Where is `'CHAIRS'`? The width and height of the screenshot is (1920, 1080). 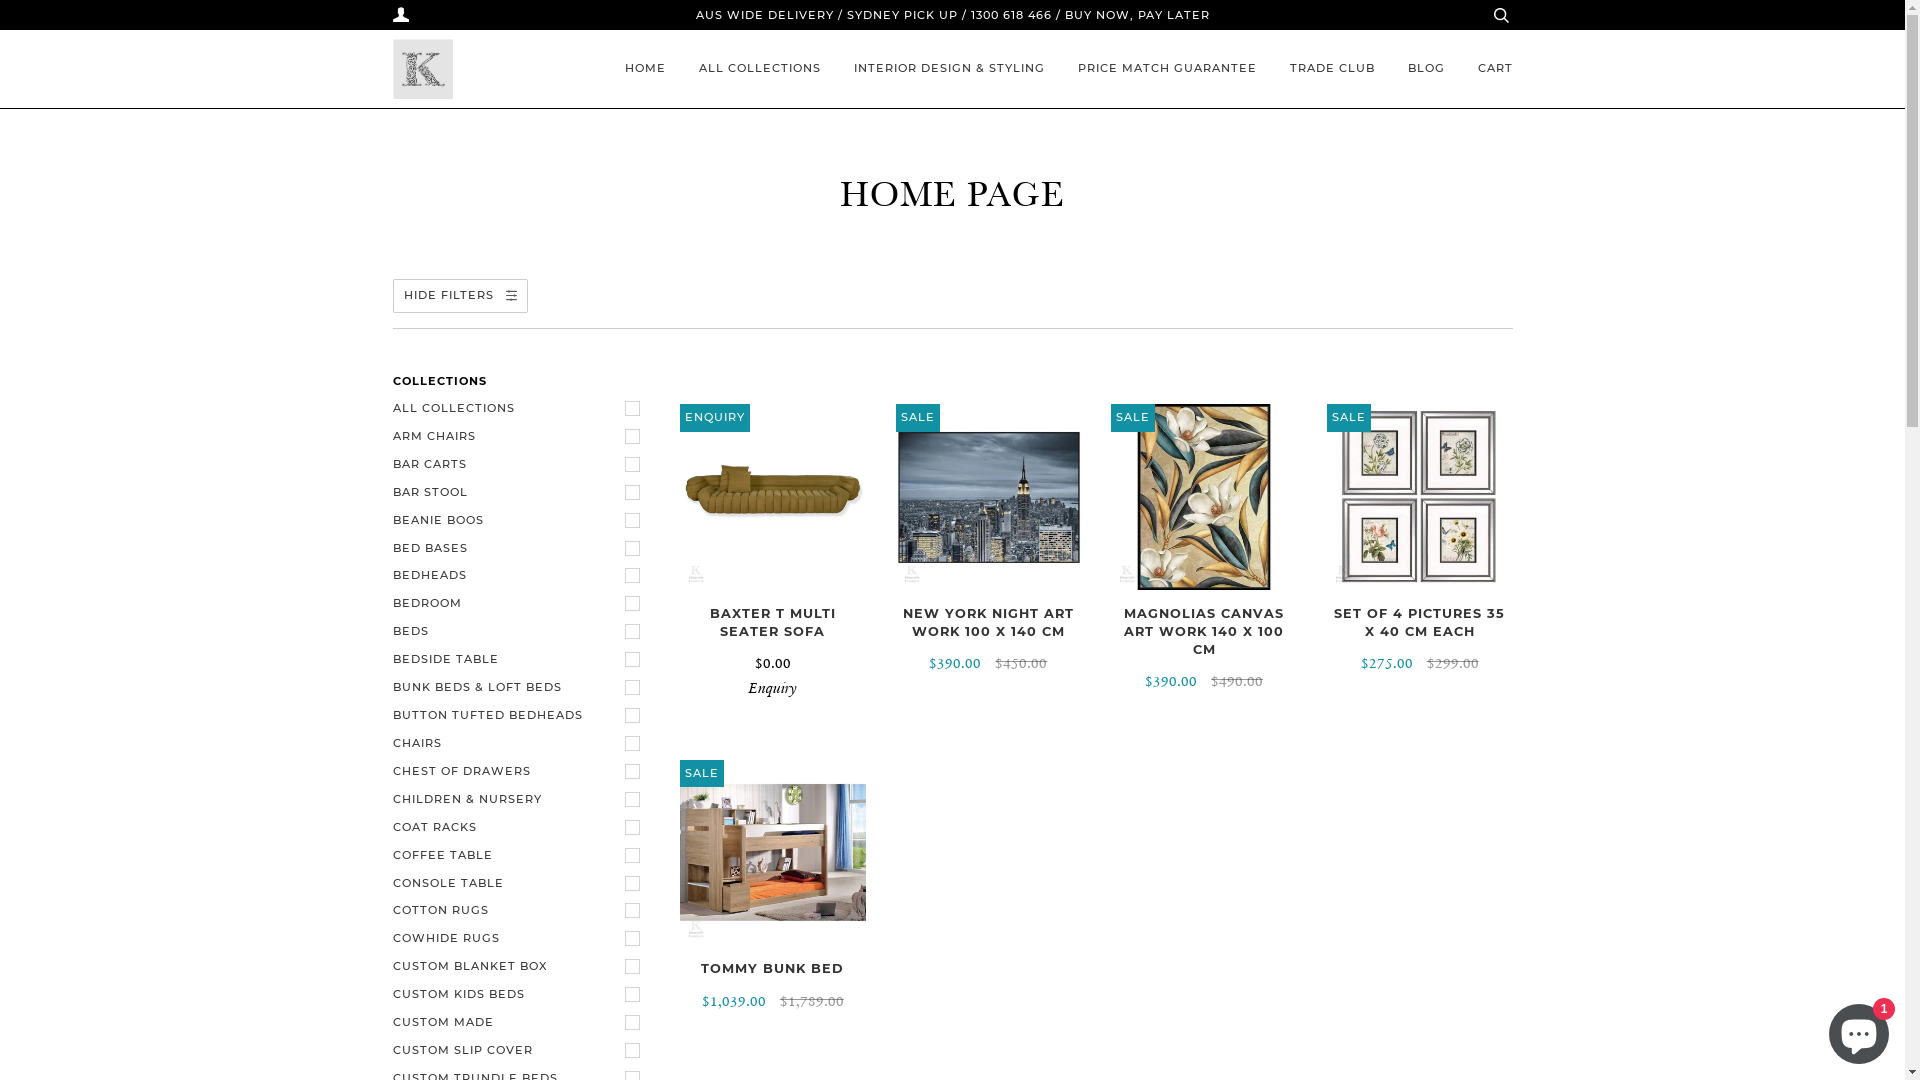
'CHAIRS' is located at coordinates (392, 744).